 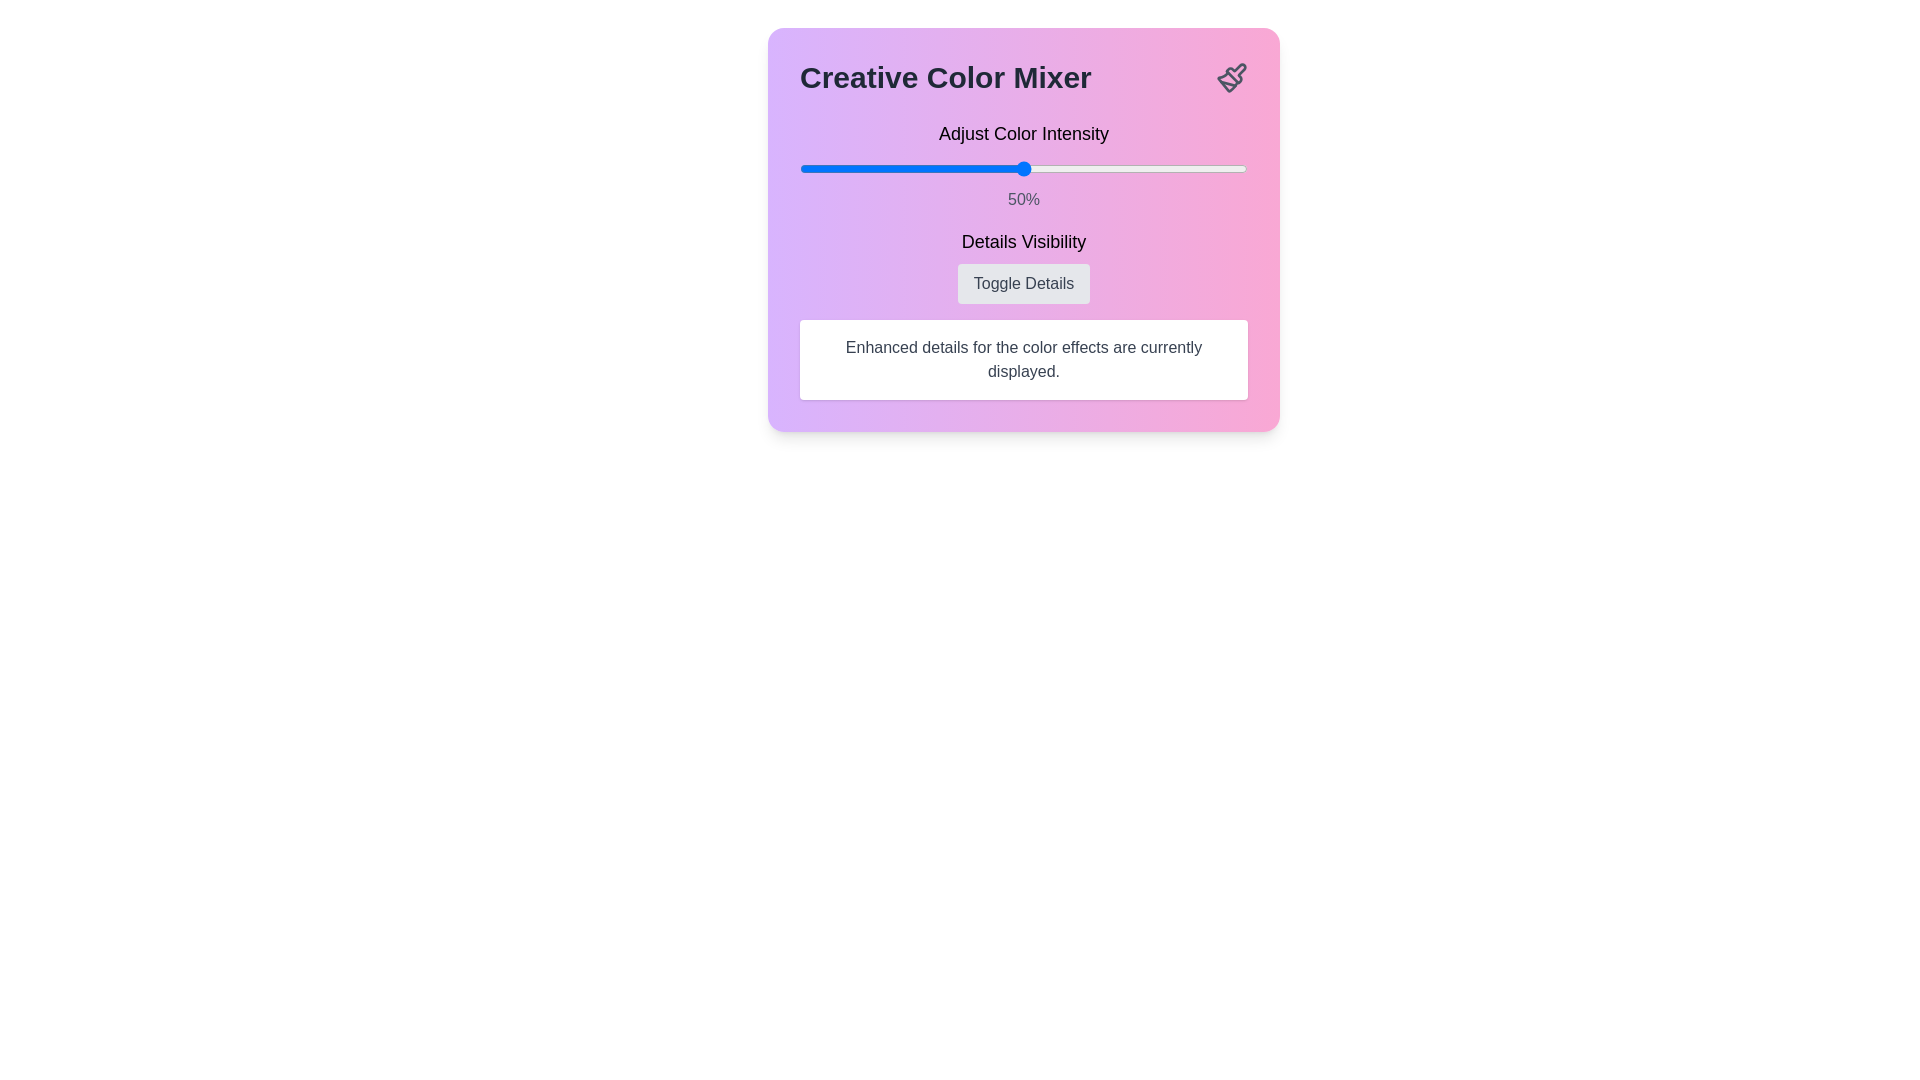 I want to click on the percentage label '50%' for the current value of the color intensity adjustment in the Composite element titled 'Adjust Color Intensity', so click(x=1023, y=164).